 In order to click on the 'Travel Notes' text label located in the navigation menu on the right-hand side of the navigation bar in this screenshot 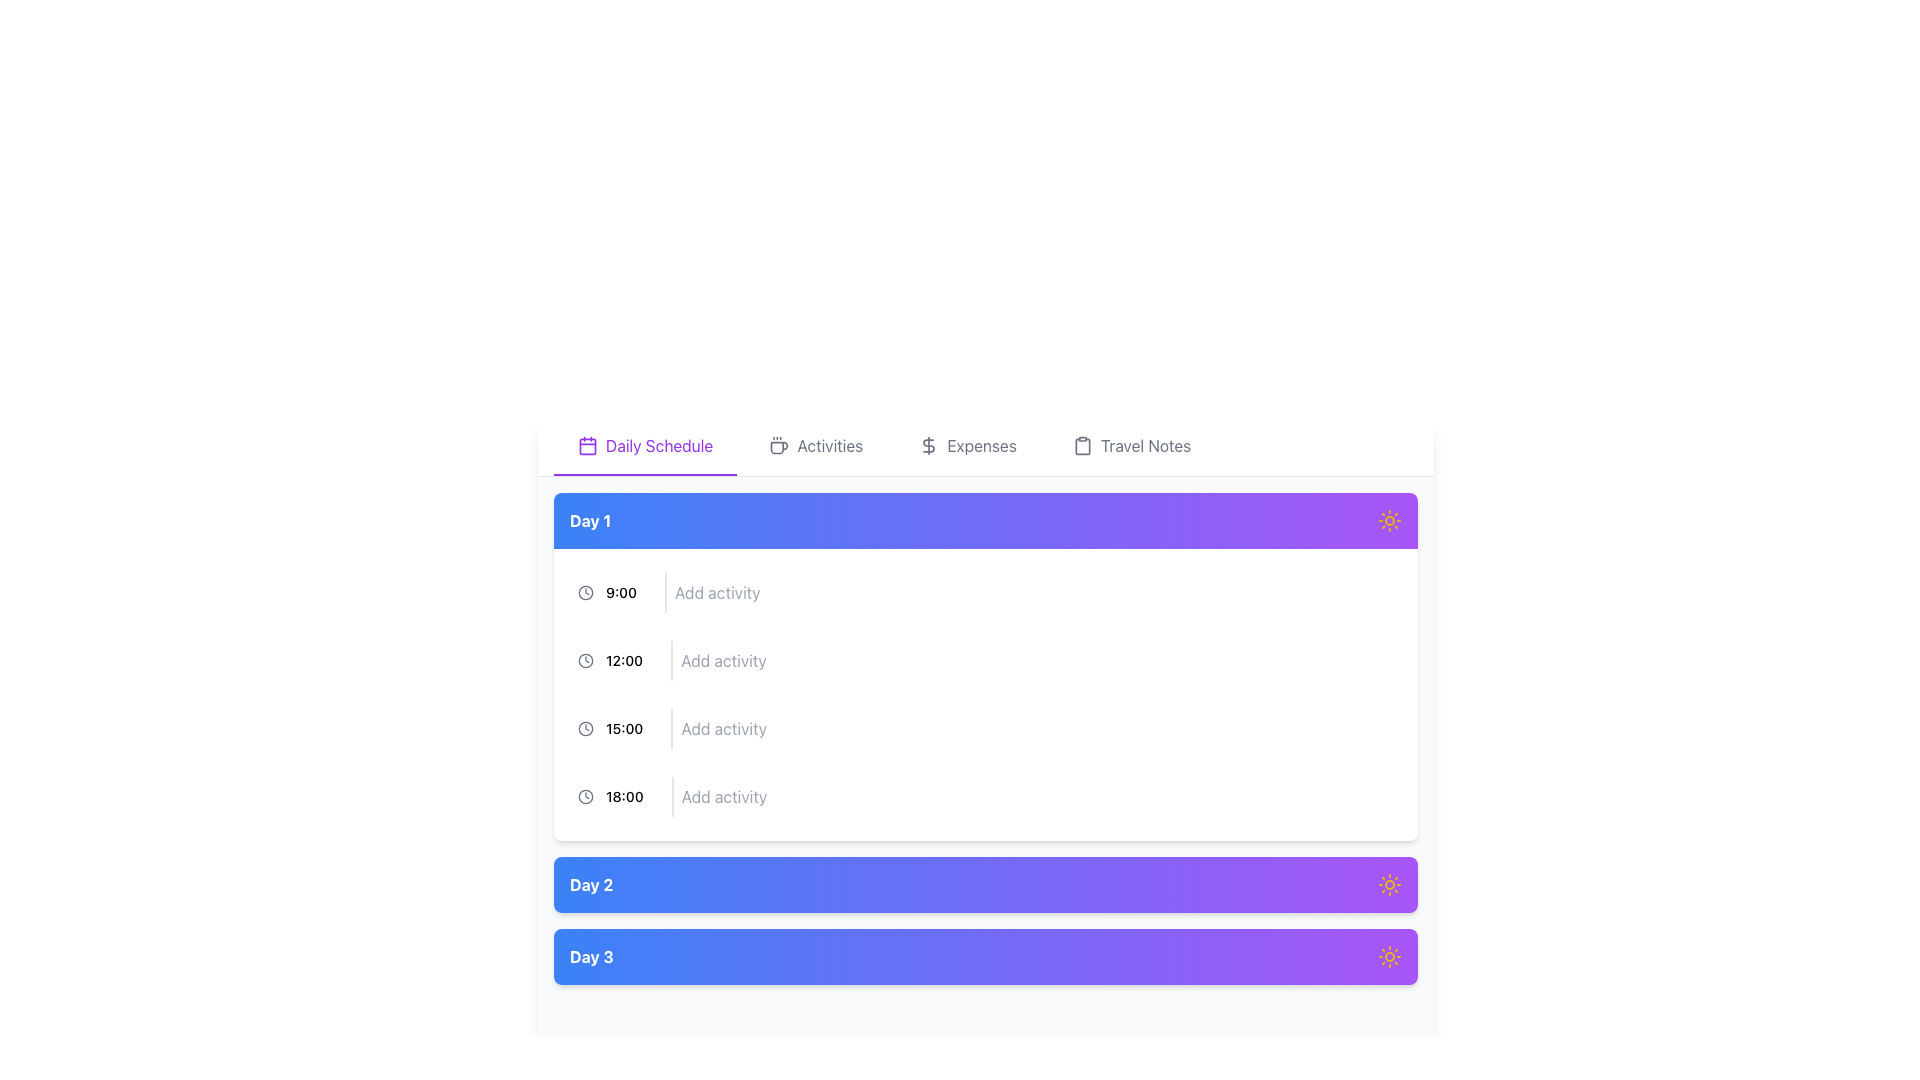, I will do `click(1146, 445)`.